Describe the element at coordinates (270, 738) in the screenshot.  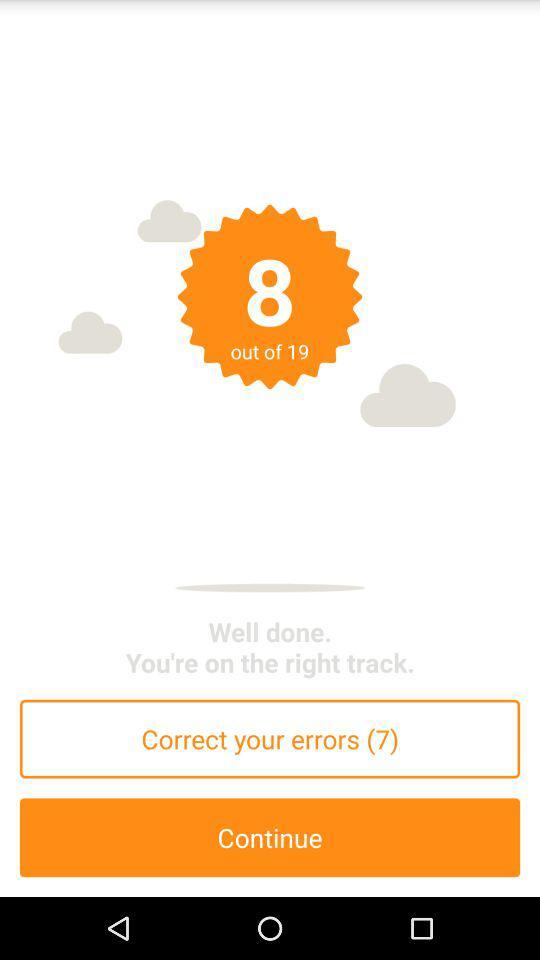
I see `the item above continue icon` at that location.